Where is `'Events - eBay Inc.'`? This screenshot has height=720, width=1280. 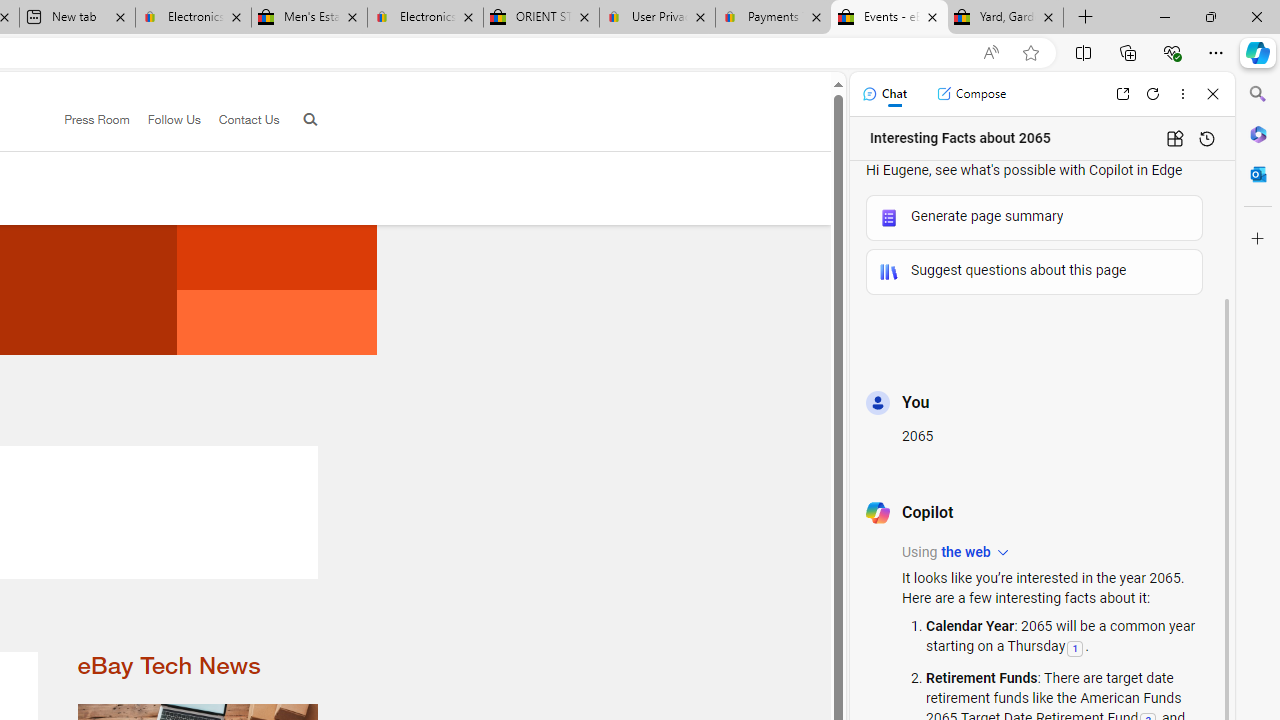
'Events - eBay Inc.' is located at coordinates (888, 17).